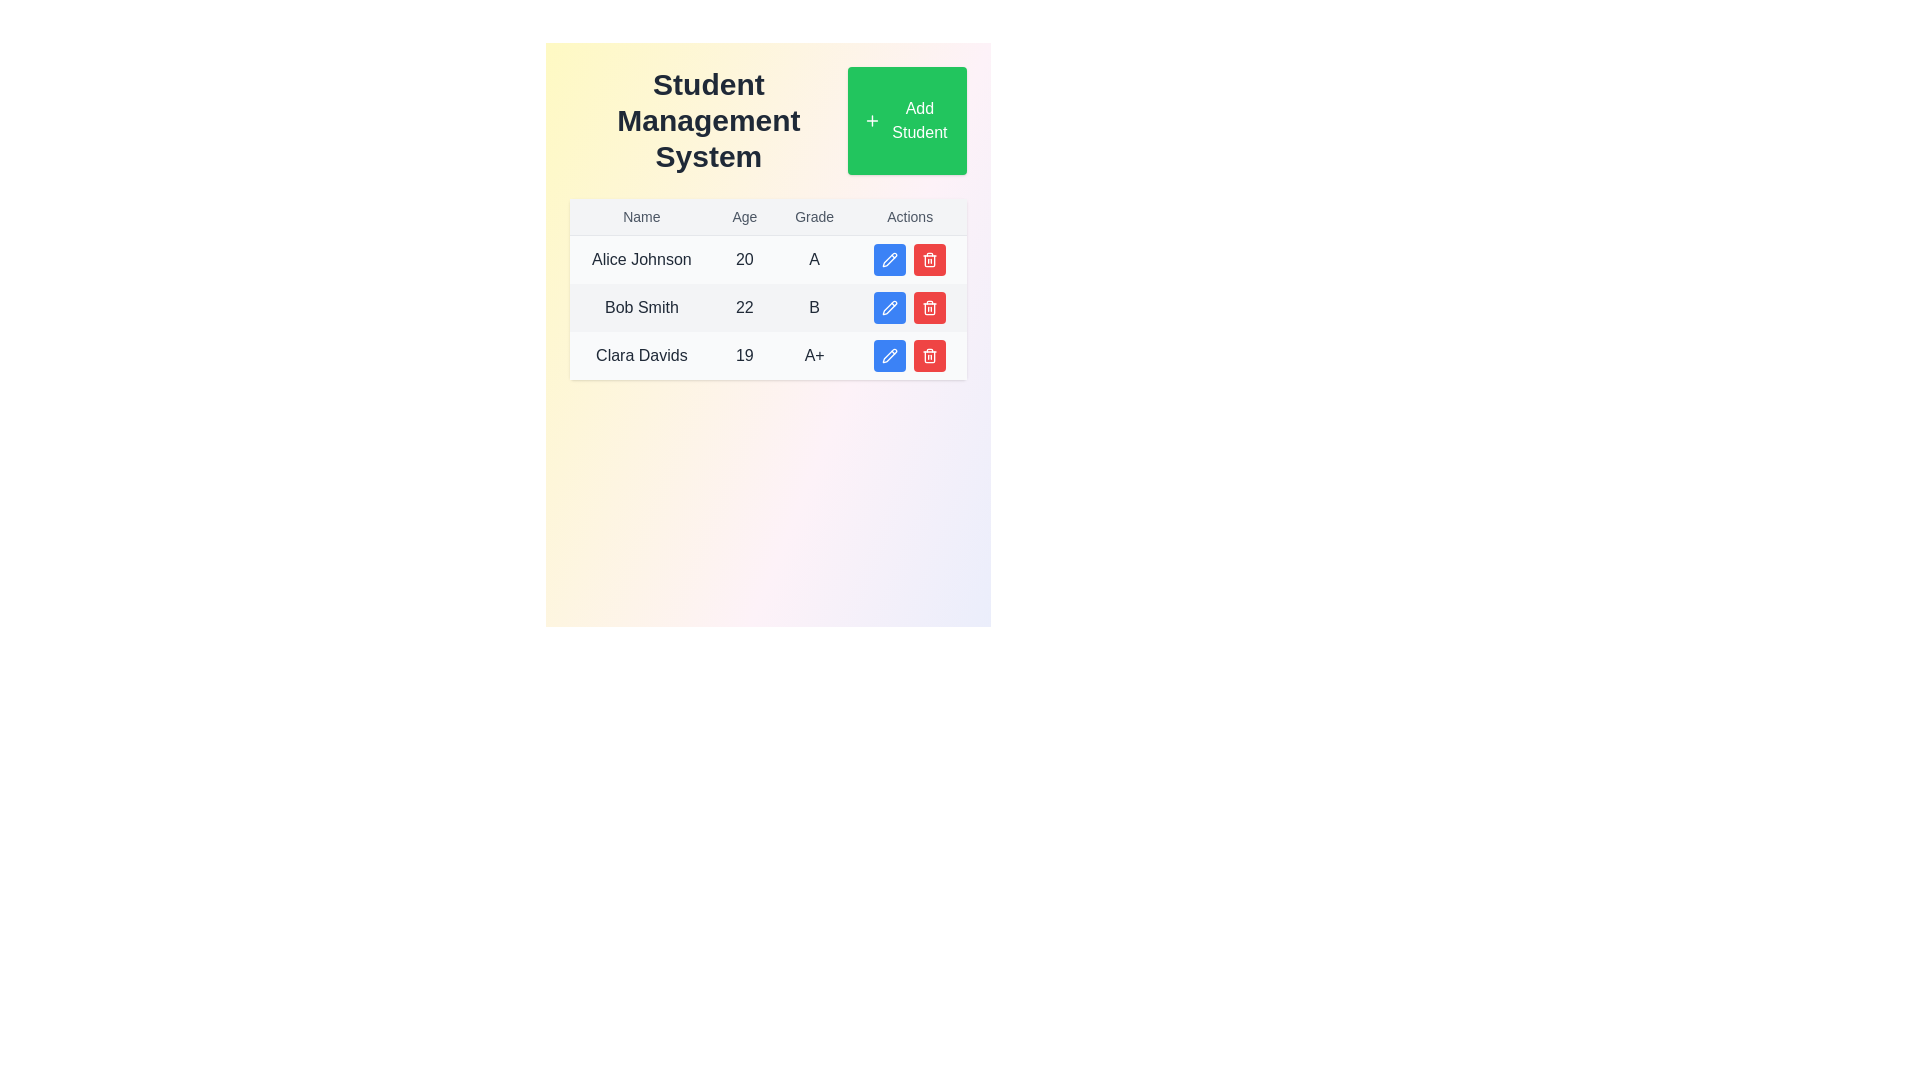 The width and height of the screenshot is (1920, 1080). What do you see at coordinates (929, 308) in the screenshot?
I see `the second red button with a trash icon in the 'Actions' column of the second row in the student management table` at bounding box center [929, 308].